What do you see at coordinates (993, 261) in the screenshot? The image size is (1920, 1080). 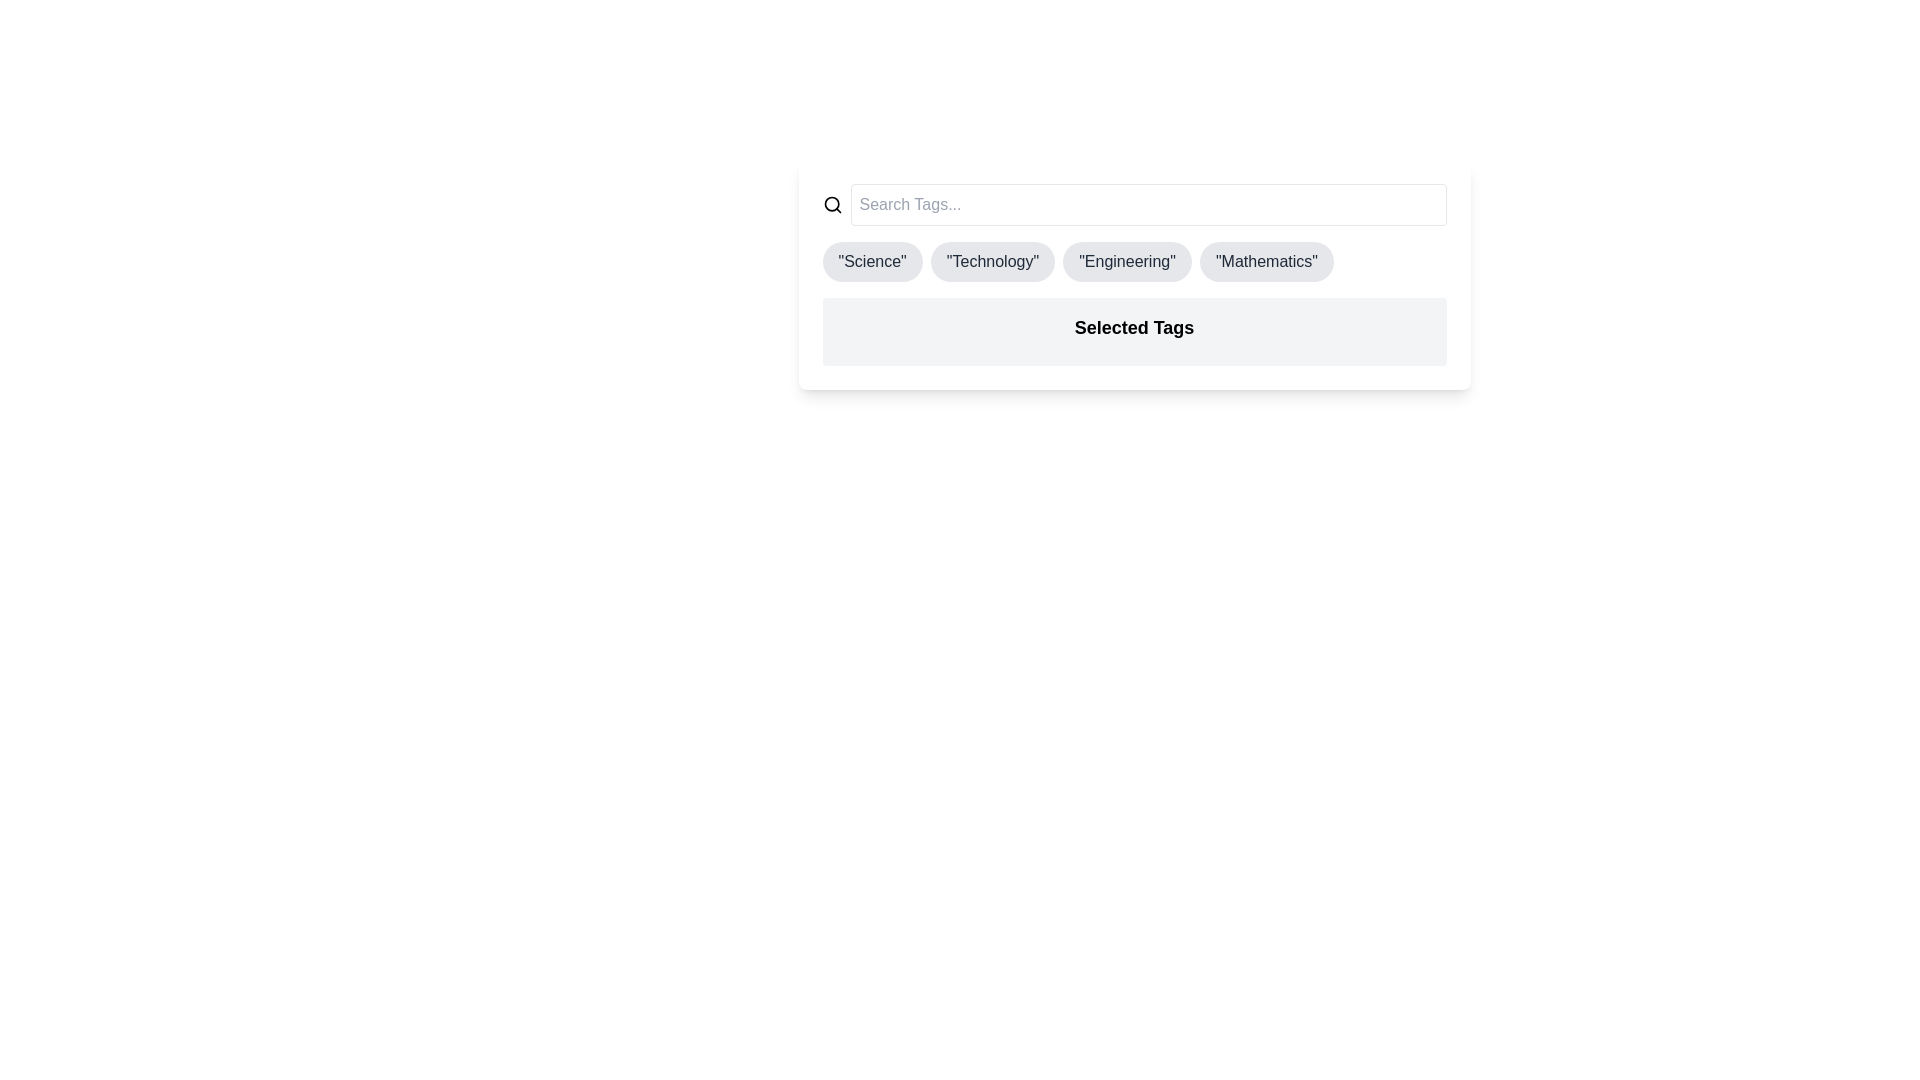 I see `the tag labeled Technology to select it` at bounding box center [993, 261].